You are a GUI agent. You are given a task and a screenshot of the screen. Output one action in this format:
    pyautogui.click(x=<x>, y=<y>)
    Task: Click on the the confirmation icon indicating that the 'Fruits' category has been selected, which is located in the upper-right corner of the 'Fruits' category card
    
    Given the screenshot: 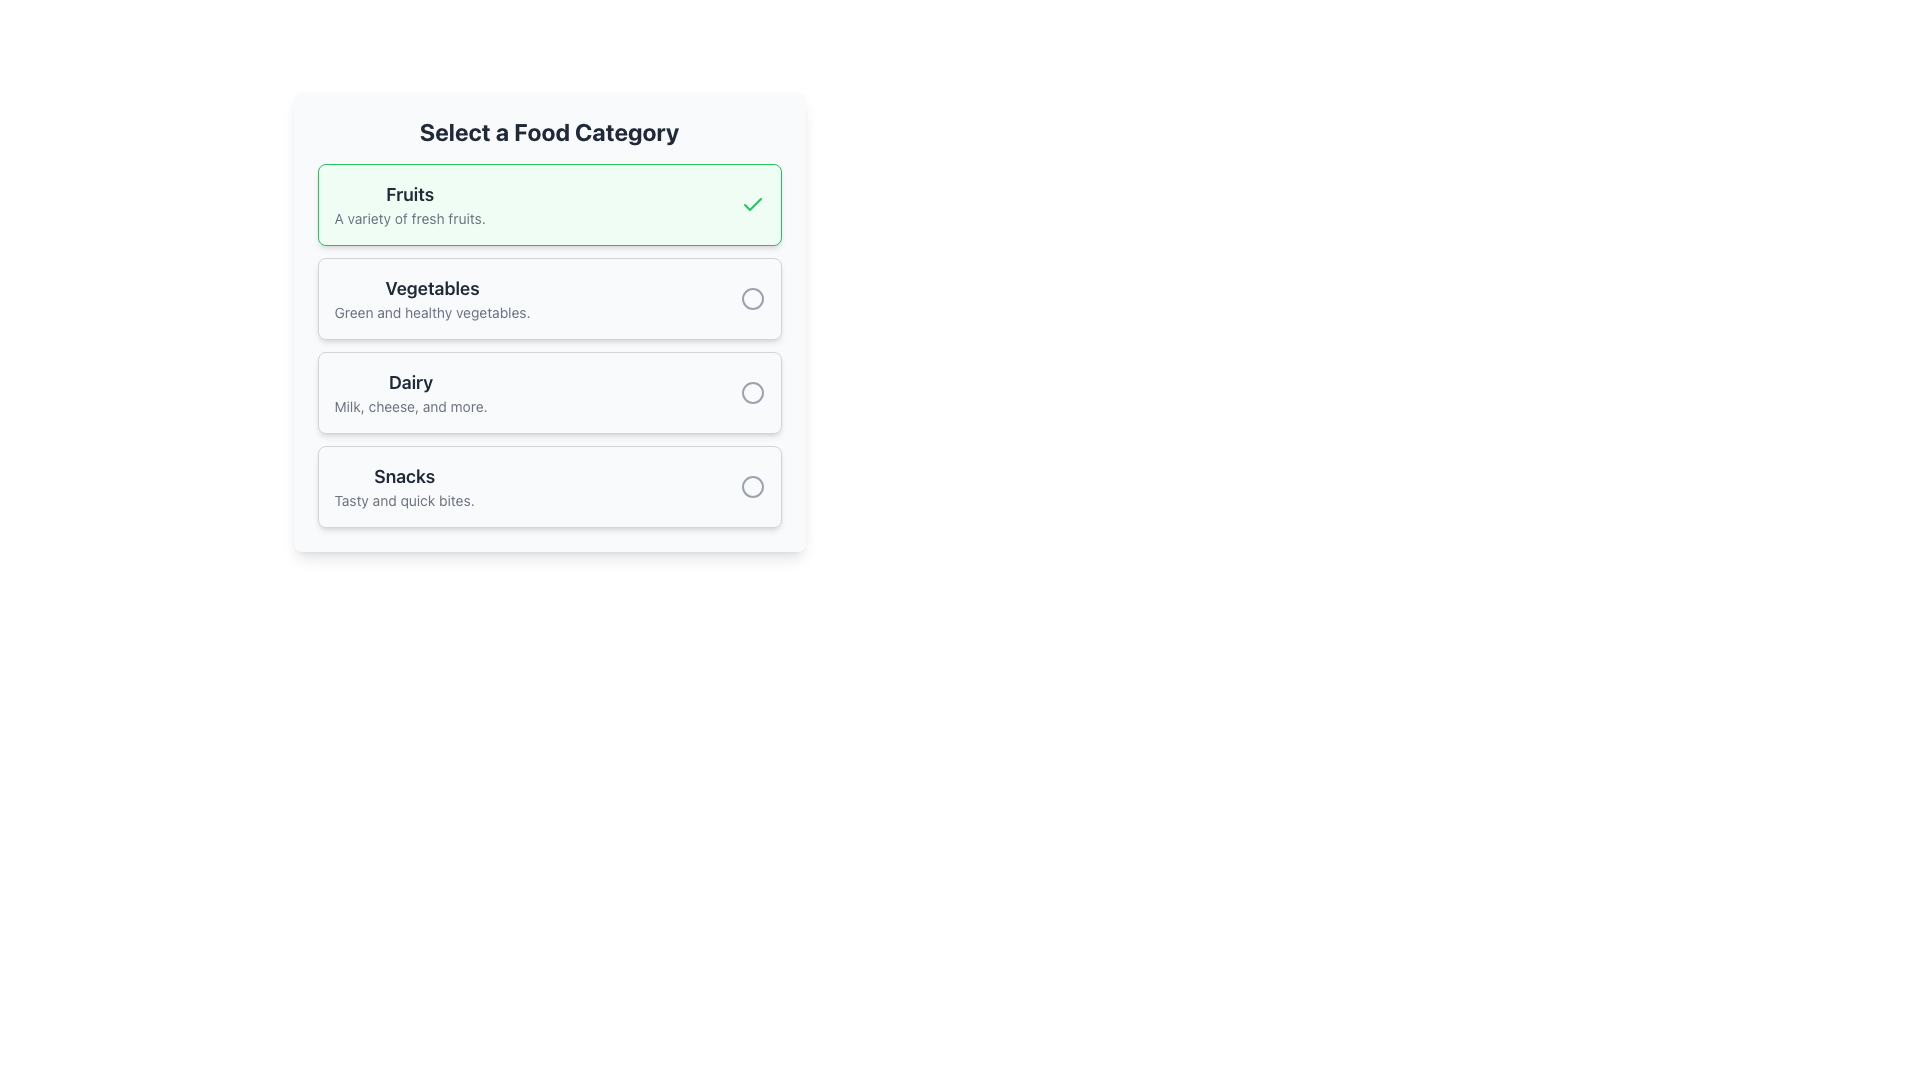 What is the action you would take?
    pyautogui.click(x=751, y=204)
    